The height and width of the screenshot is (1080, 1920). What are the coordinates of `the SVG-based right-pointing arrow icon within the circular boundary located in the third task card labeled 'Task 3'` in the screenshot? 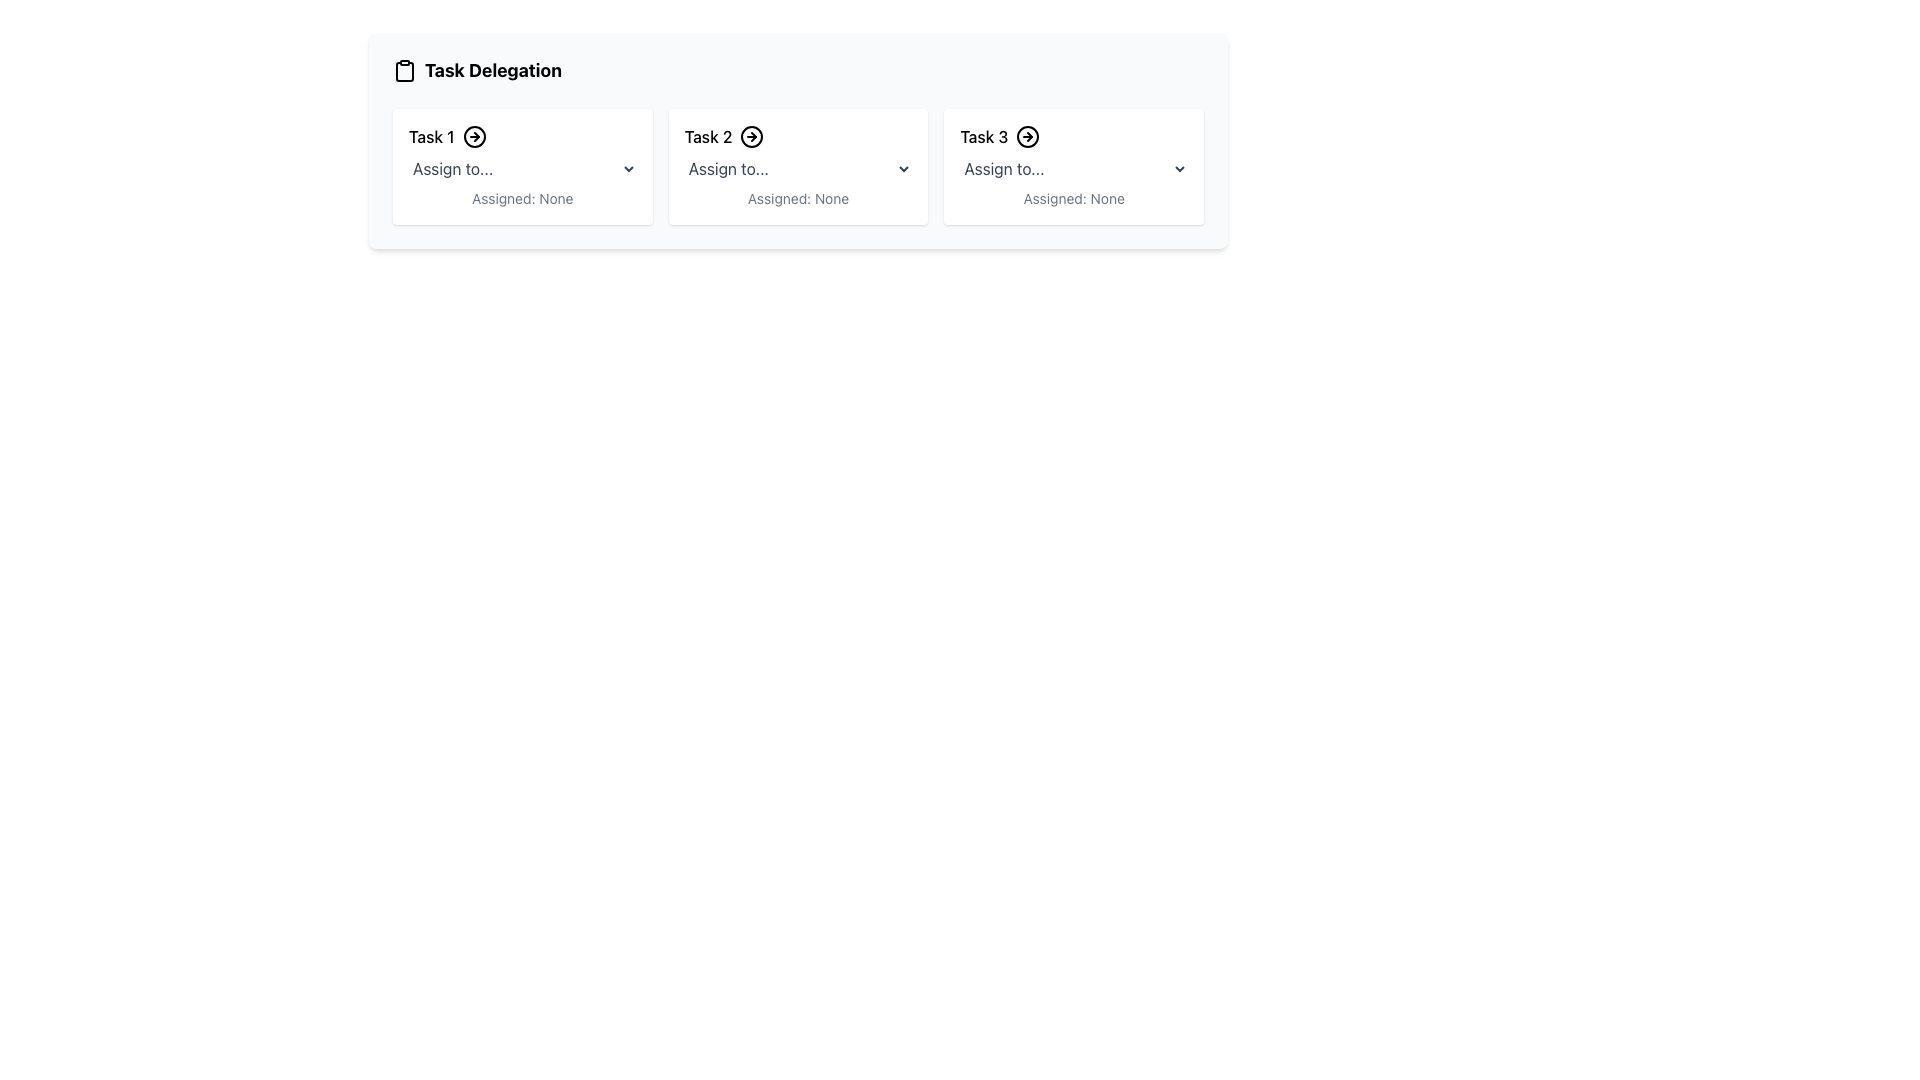 It's located at (1028, 136).